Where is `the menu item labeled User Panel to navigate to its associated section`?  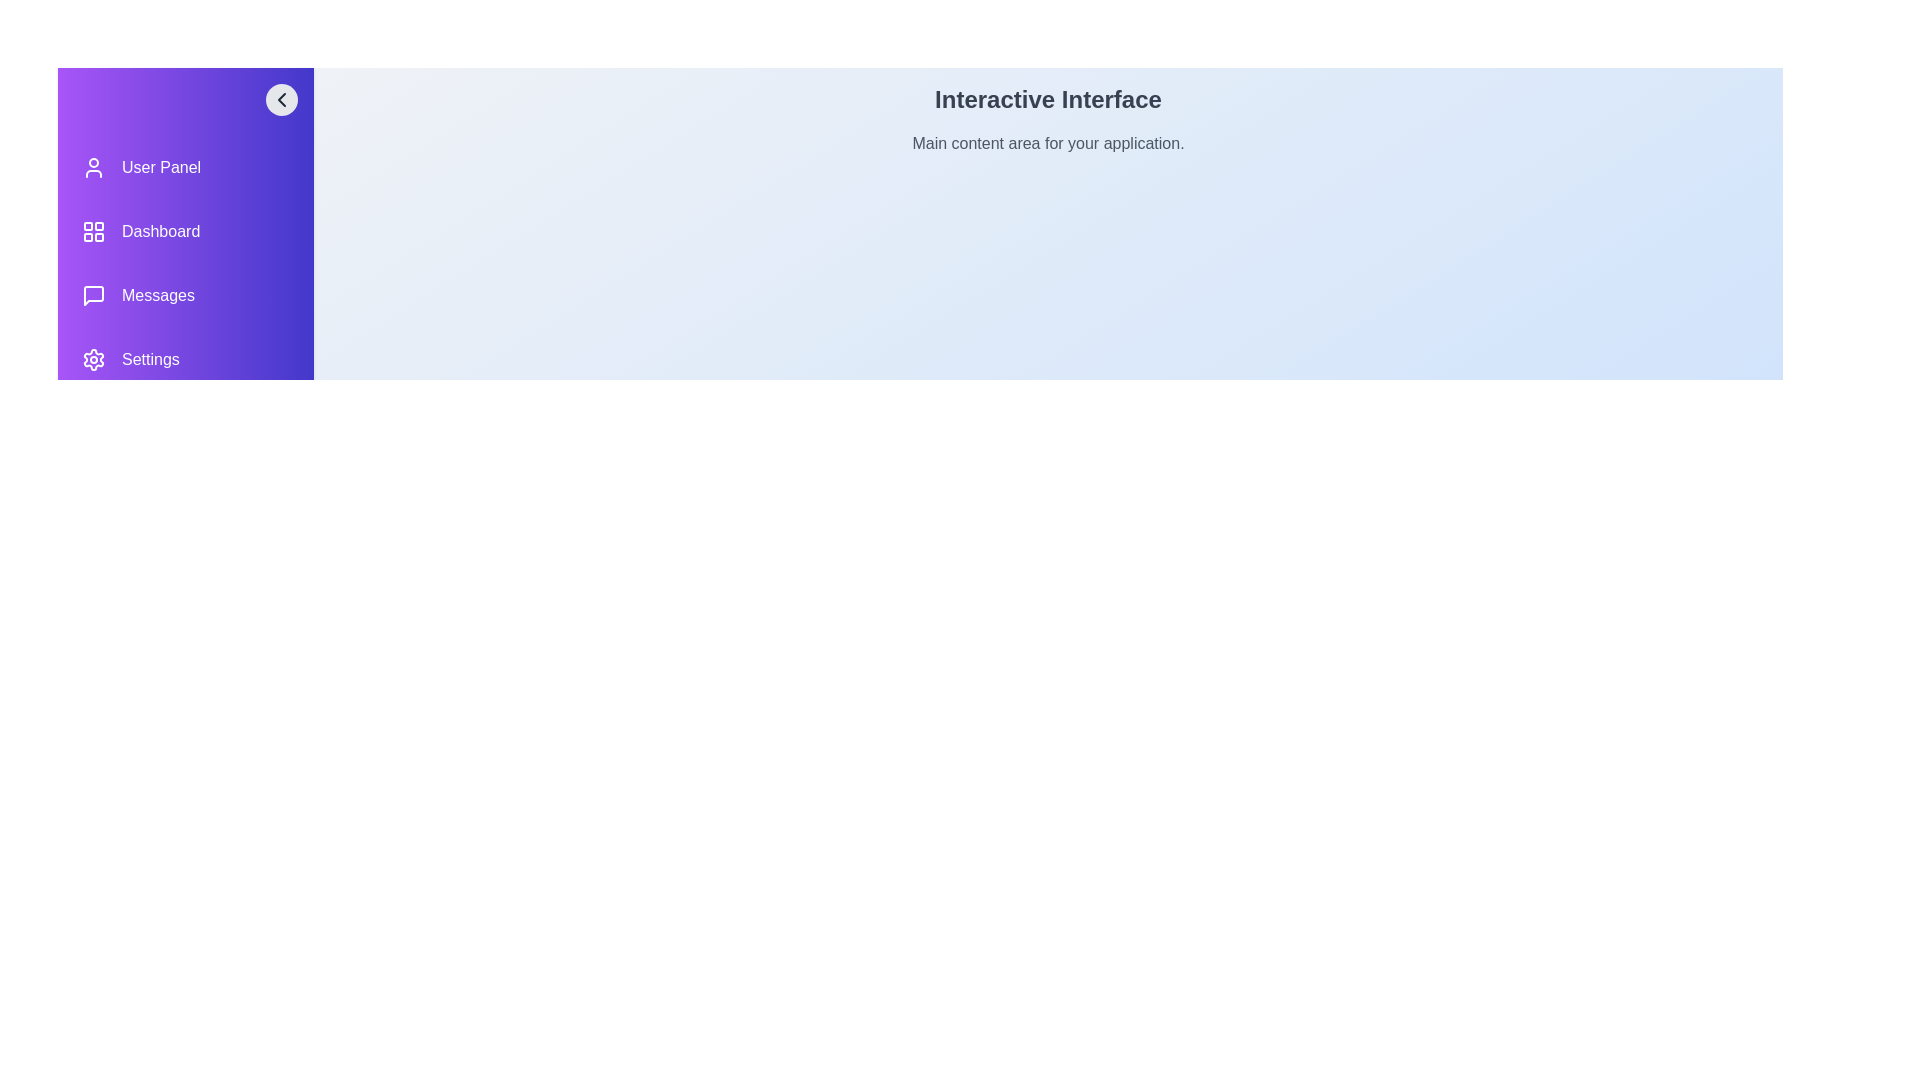
the menu item labeled User Panel to navigate to its associated section is located at coordinates (186, 167).